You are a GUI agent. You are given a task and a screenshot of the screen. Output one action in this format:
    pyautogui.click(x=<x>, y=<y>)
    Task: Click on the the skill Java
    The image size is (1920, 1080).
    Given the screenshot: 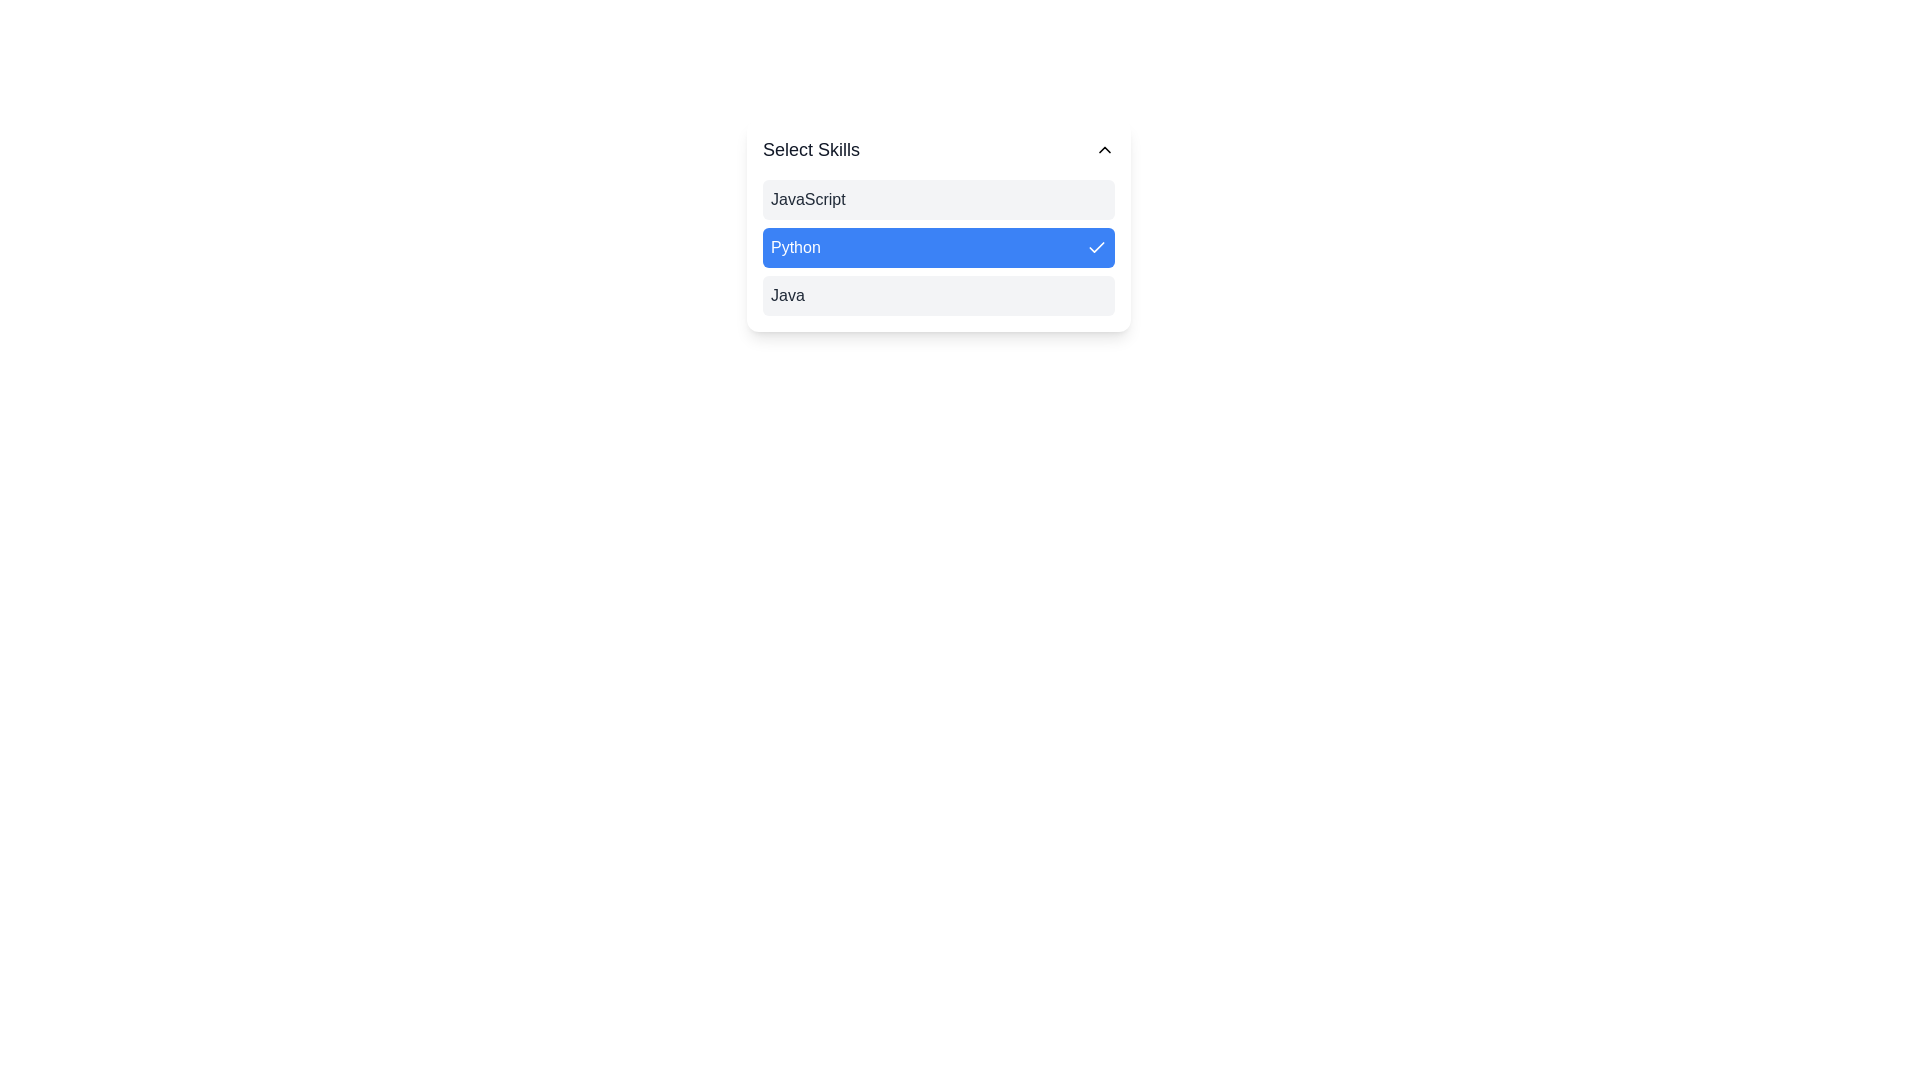 What is the action you would take?
    pyautogui.click(x=938, y=296)
    